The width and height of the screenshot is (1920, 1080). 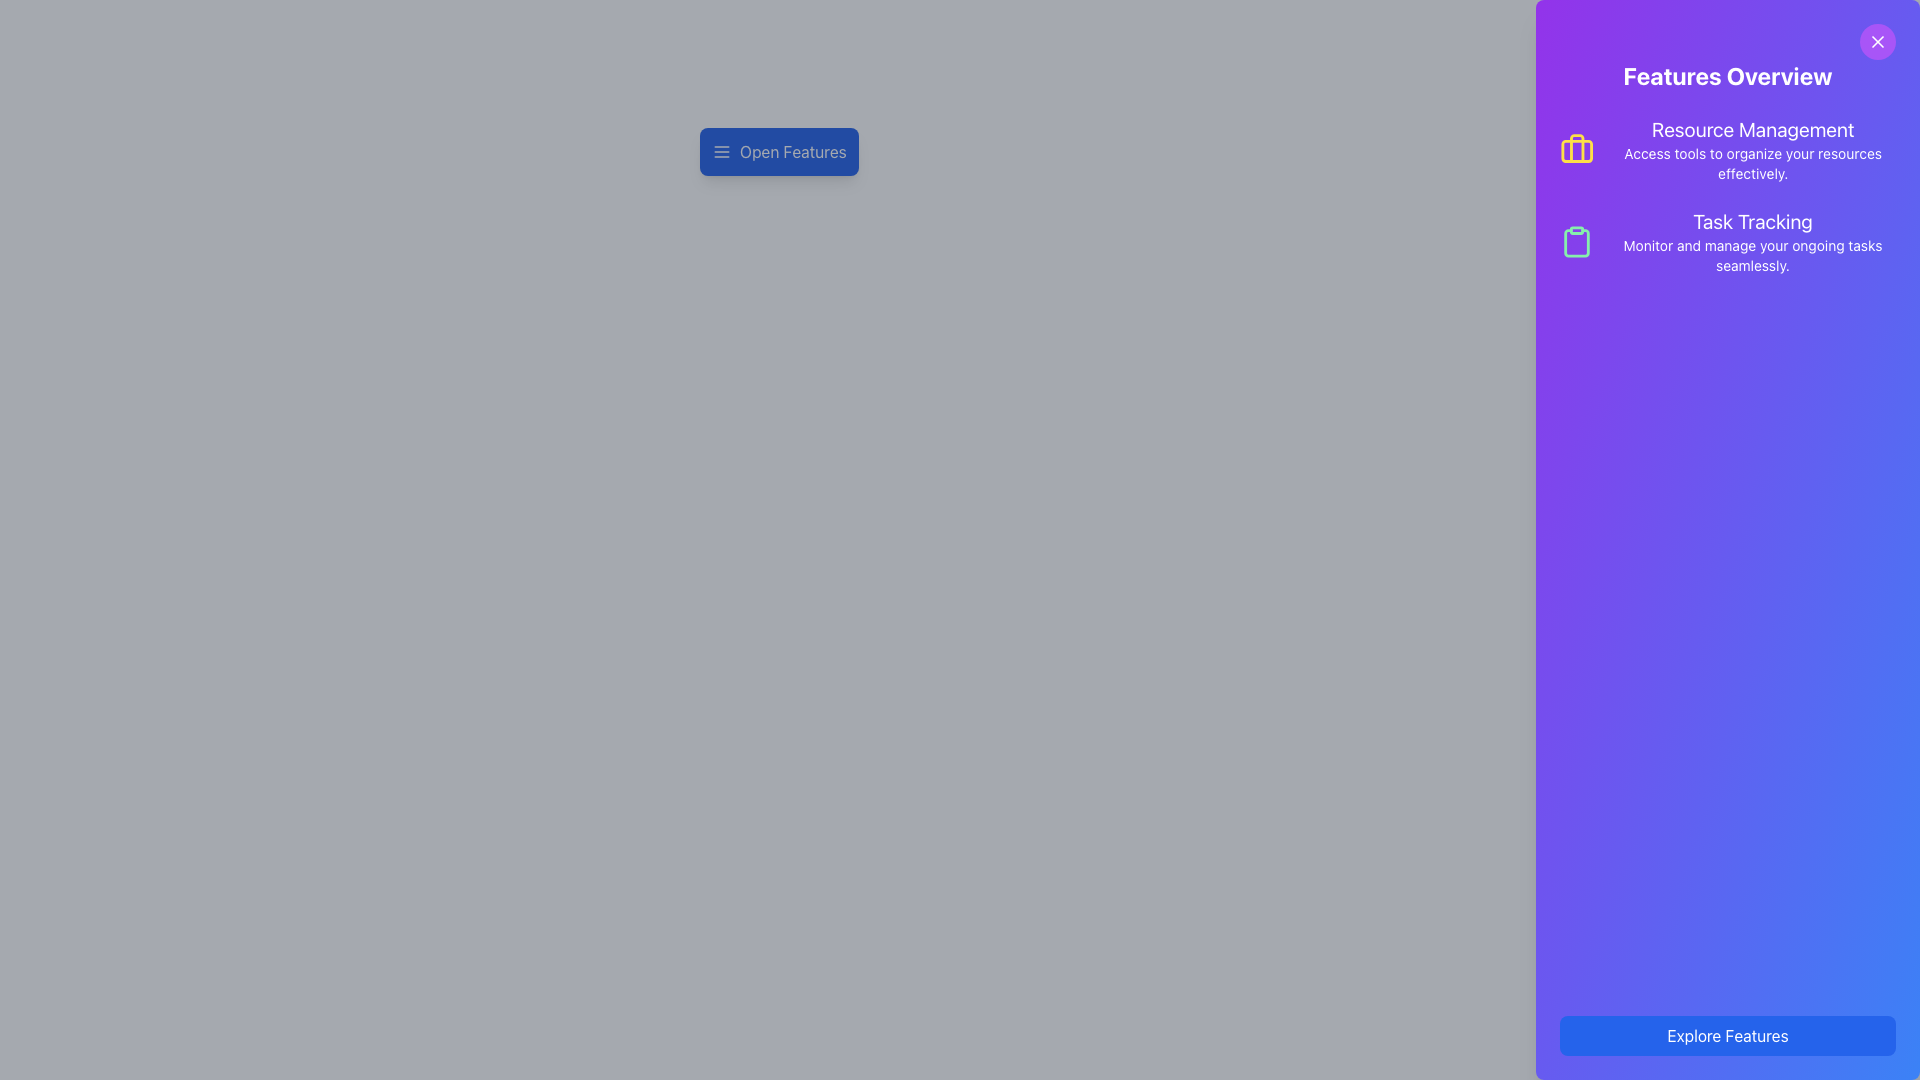 I want to click on the feature header and description located in the right-side panel, which is the first item in a vertical list of features preceded by an icon of a briefcase, so click(x=1752, y=149).